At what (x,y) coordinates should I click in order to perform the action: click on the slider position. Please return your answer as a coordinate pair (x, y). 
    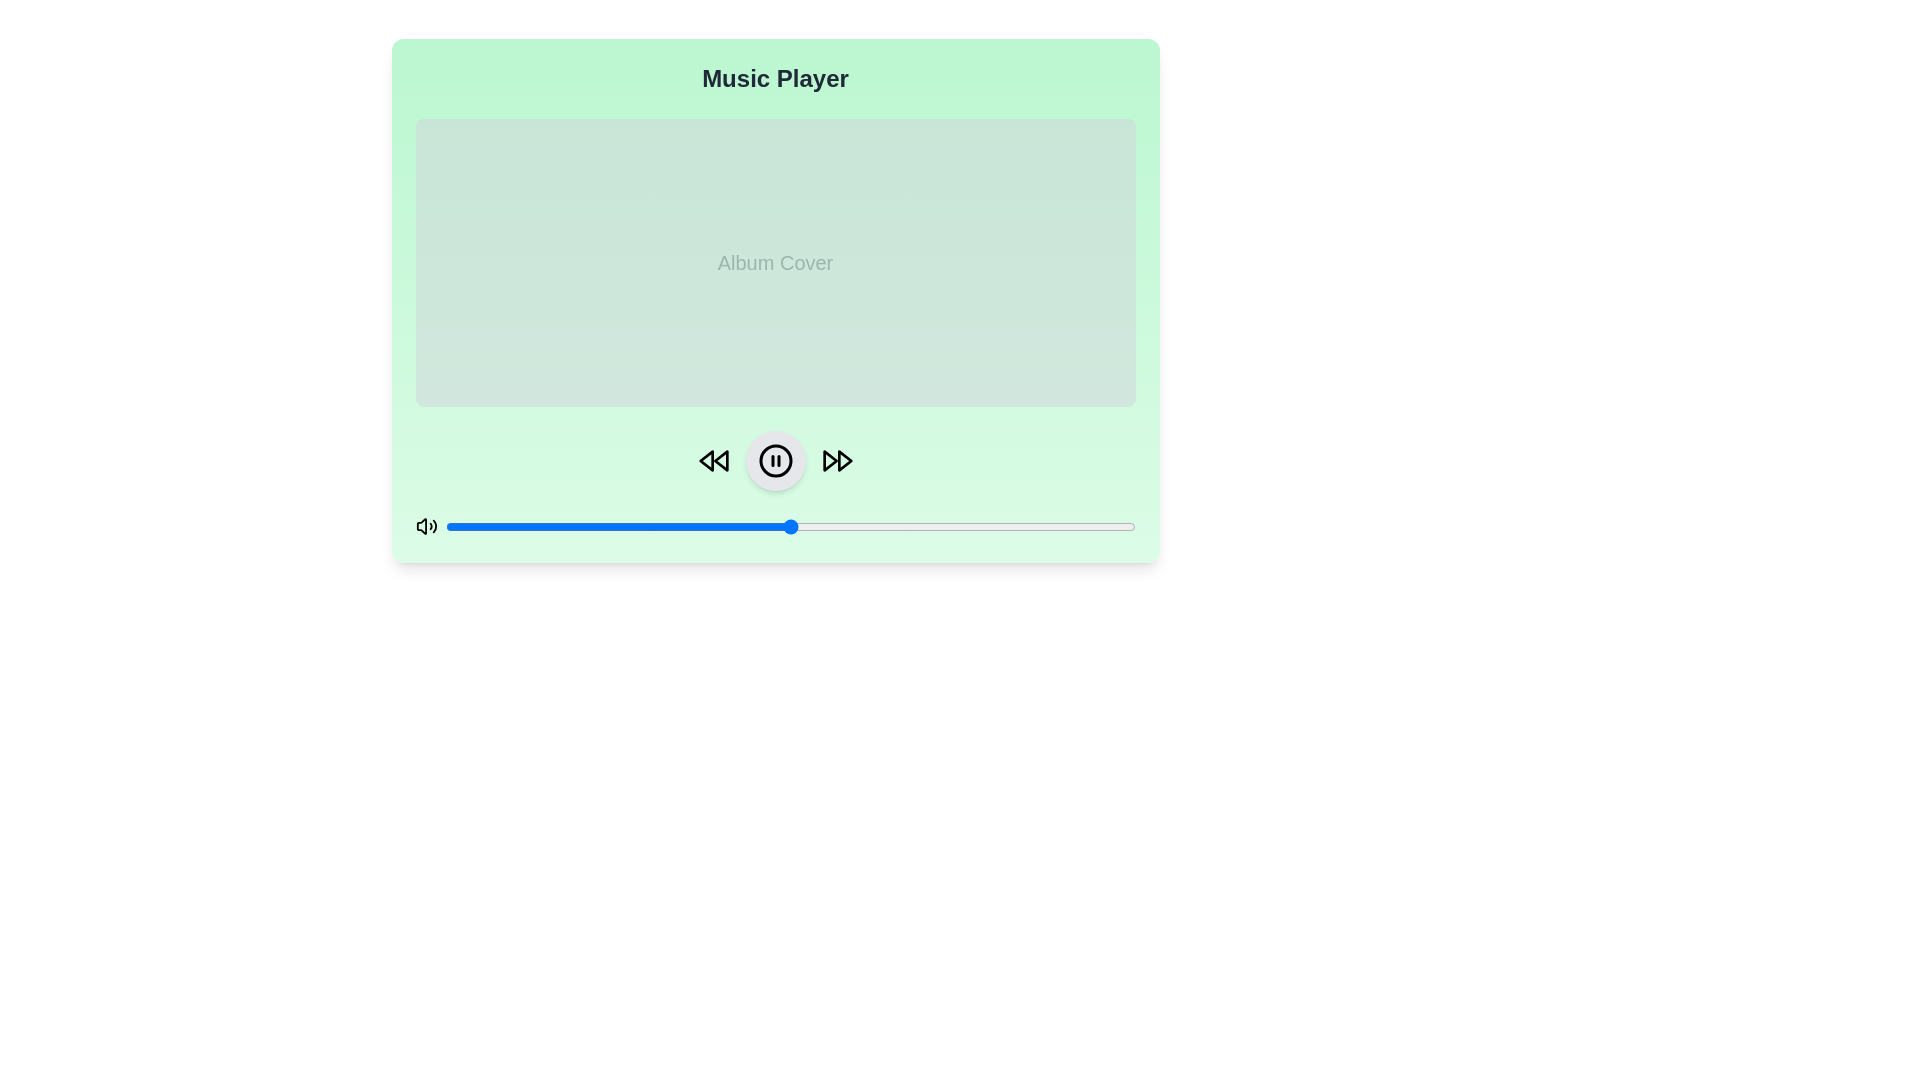
    Looking at the image, I should click on (997, 526).